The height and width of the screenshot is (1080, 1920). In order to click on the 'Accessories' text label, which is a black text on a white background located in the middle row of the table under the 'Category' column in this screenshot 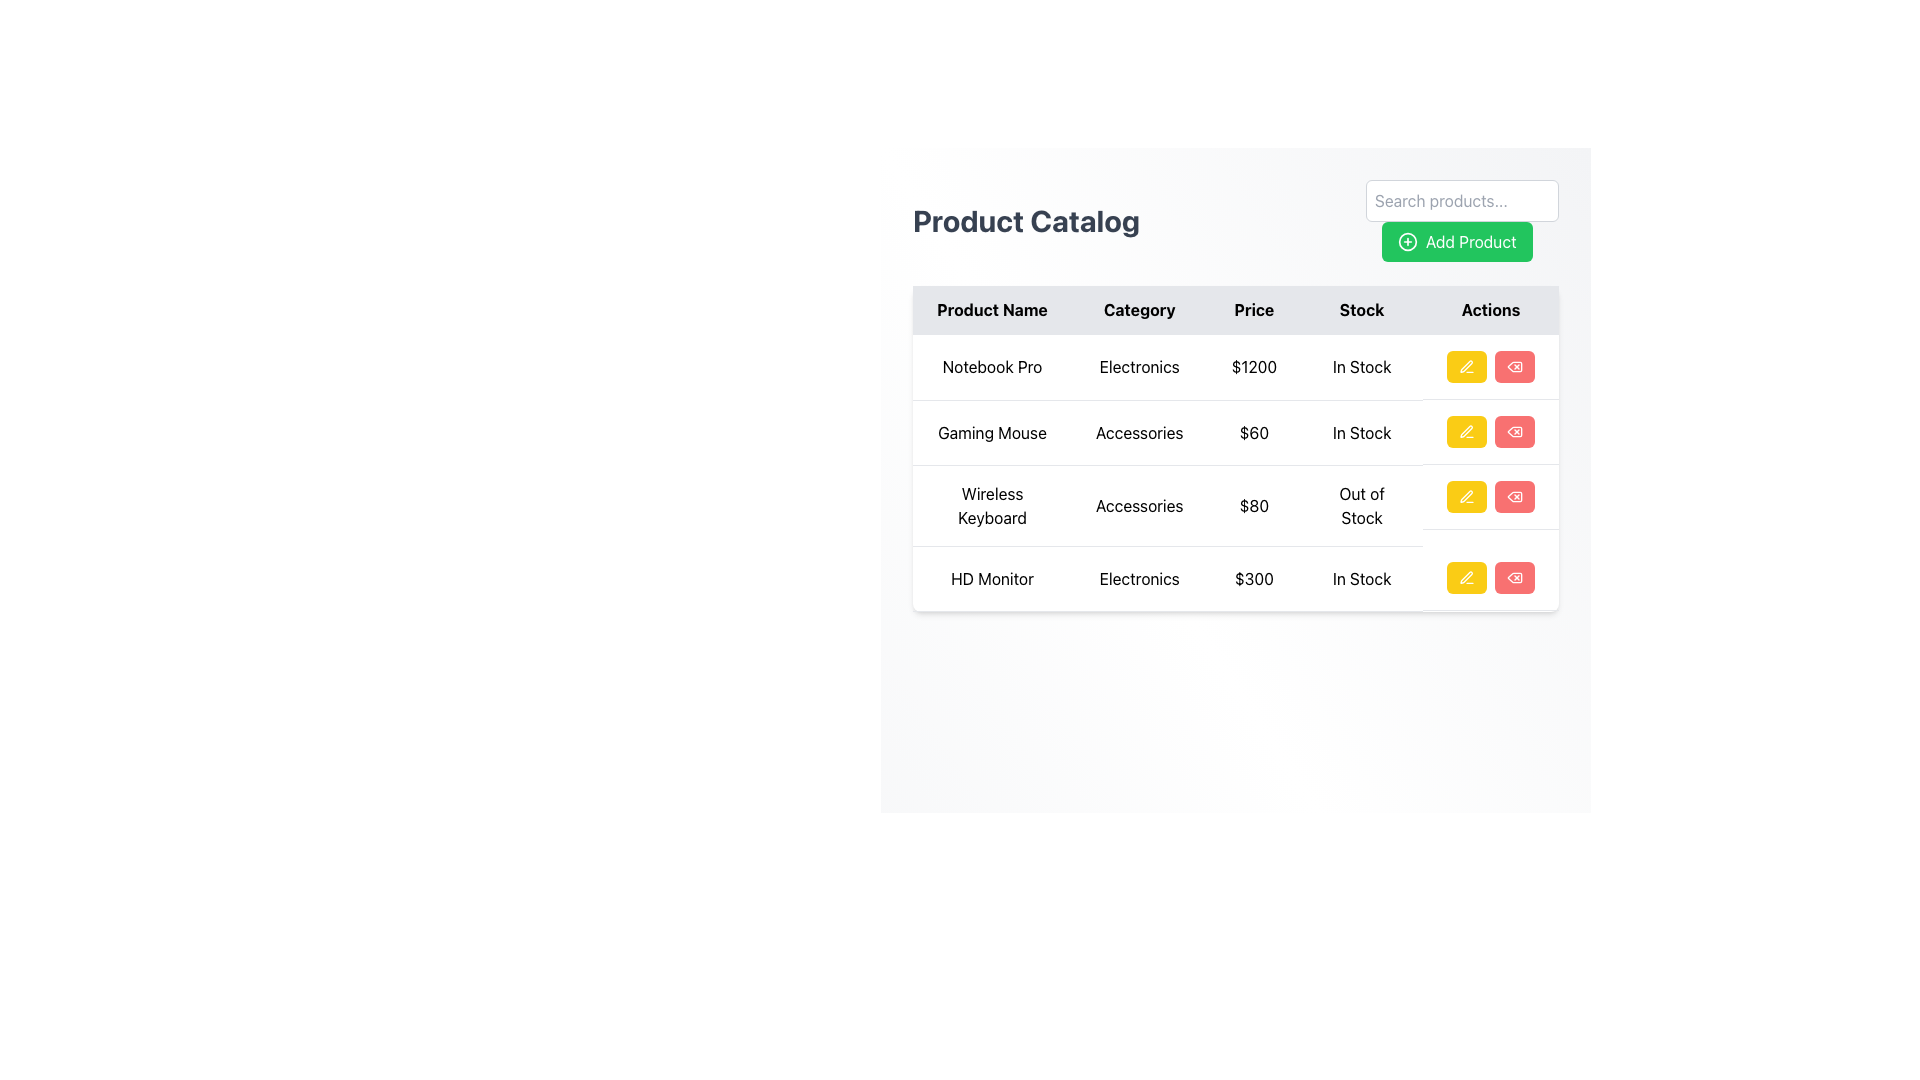, I will do `click(1139, 504)`.